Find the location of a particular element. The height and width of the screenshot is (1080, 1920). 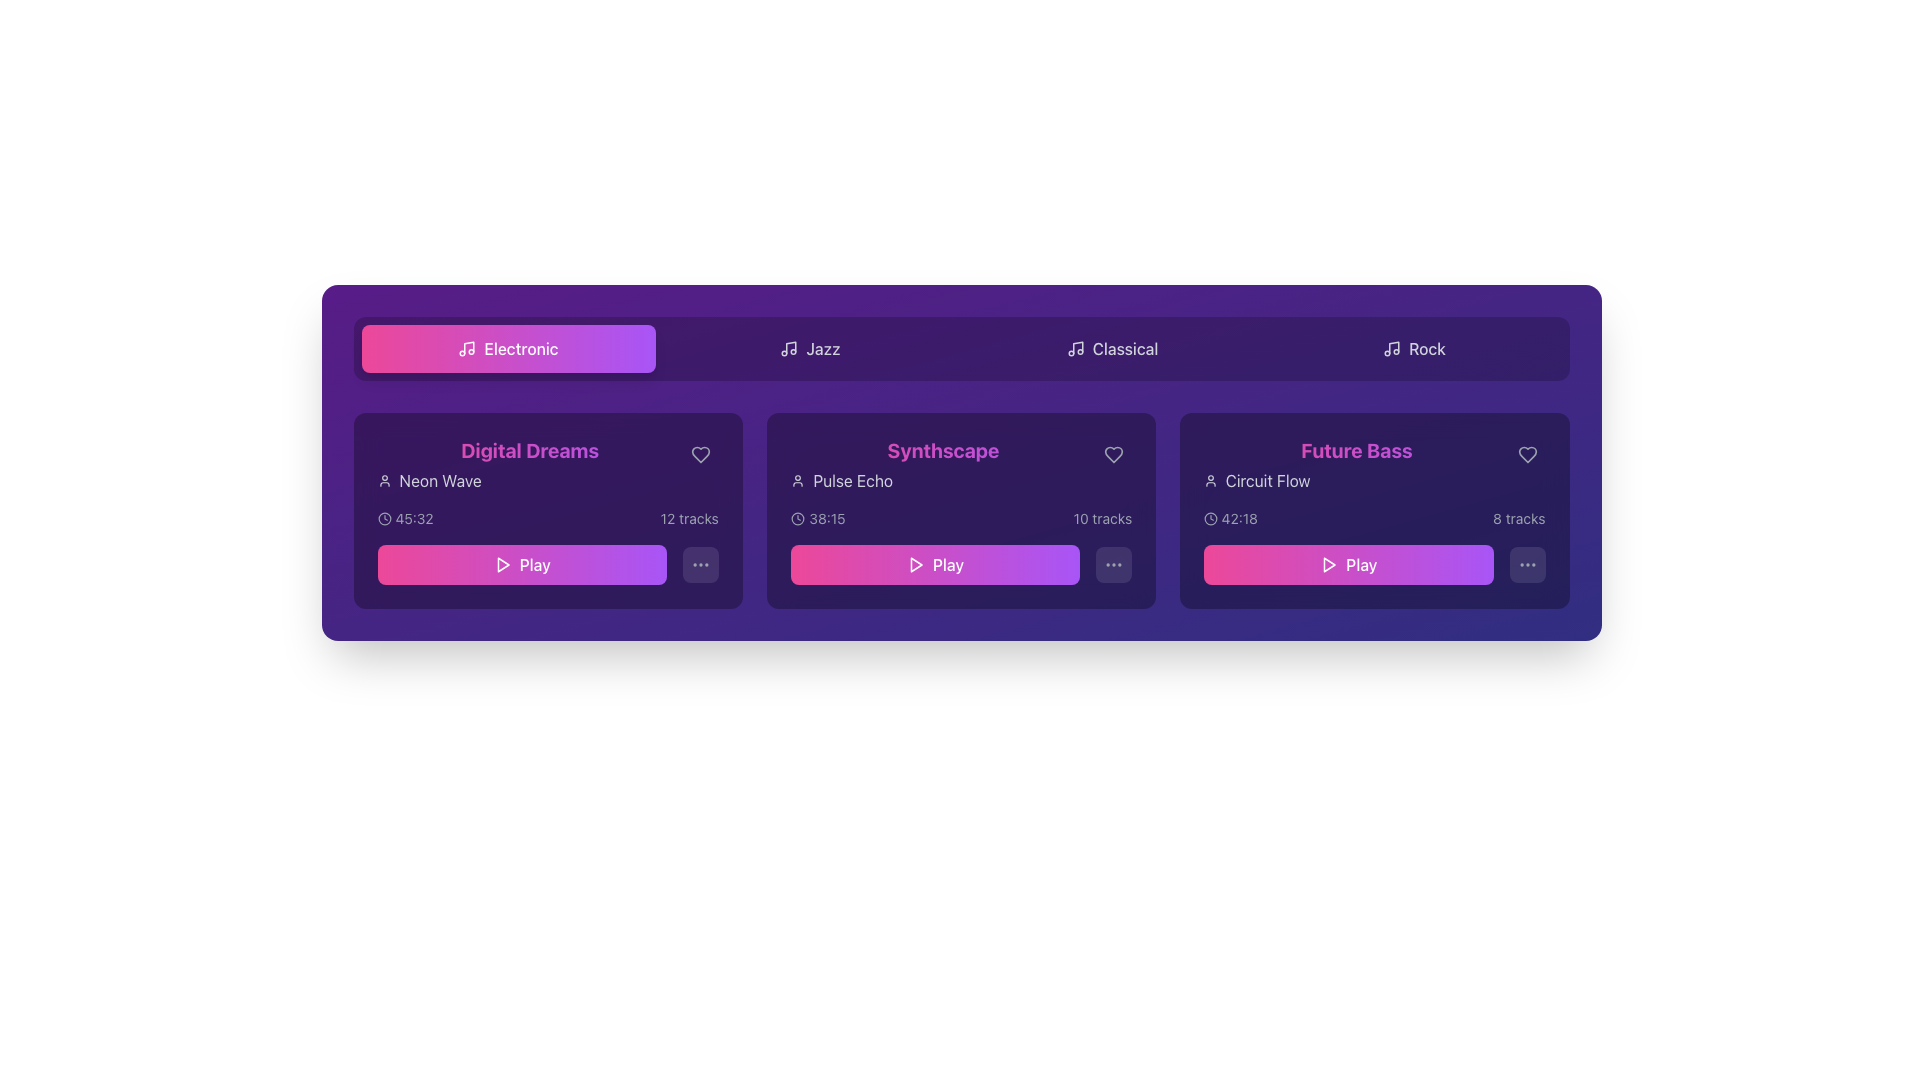

the decorative graphical icon resembling a clock, which is located to the left of the text '38:15' in the middle card of the three displayed cards titled 'Digital Dreams', 'Synthscape', and 'Future Bass' is located at coordinates (796, 518).